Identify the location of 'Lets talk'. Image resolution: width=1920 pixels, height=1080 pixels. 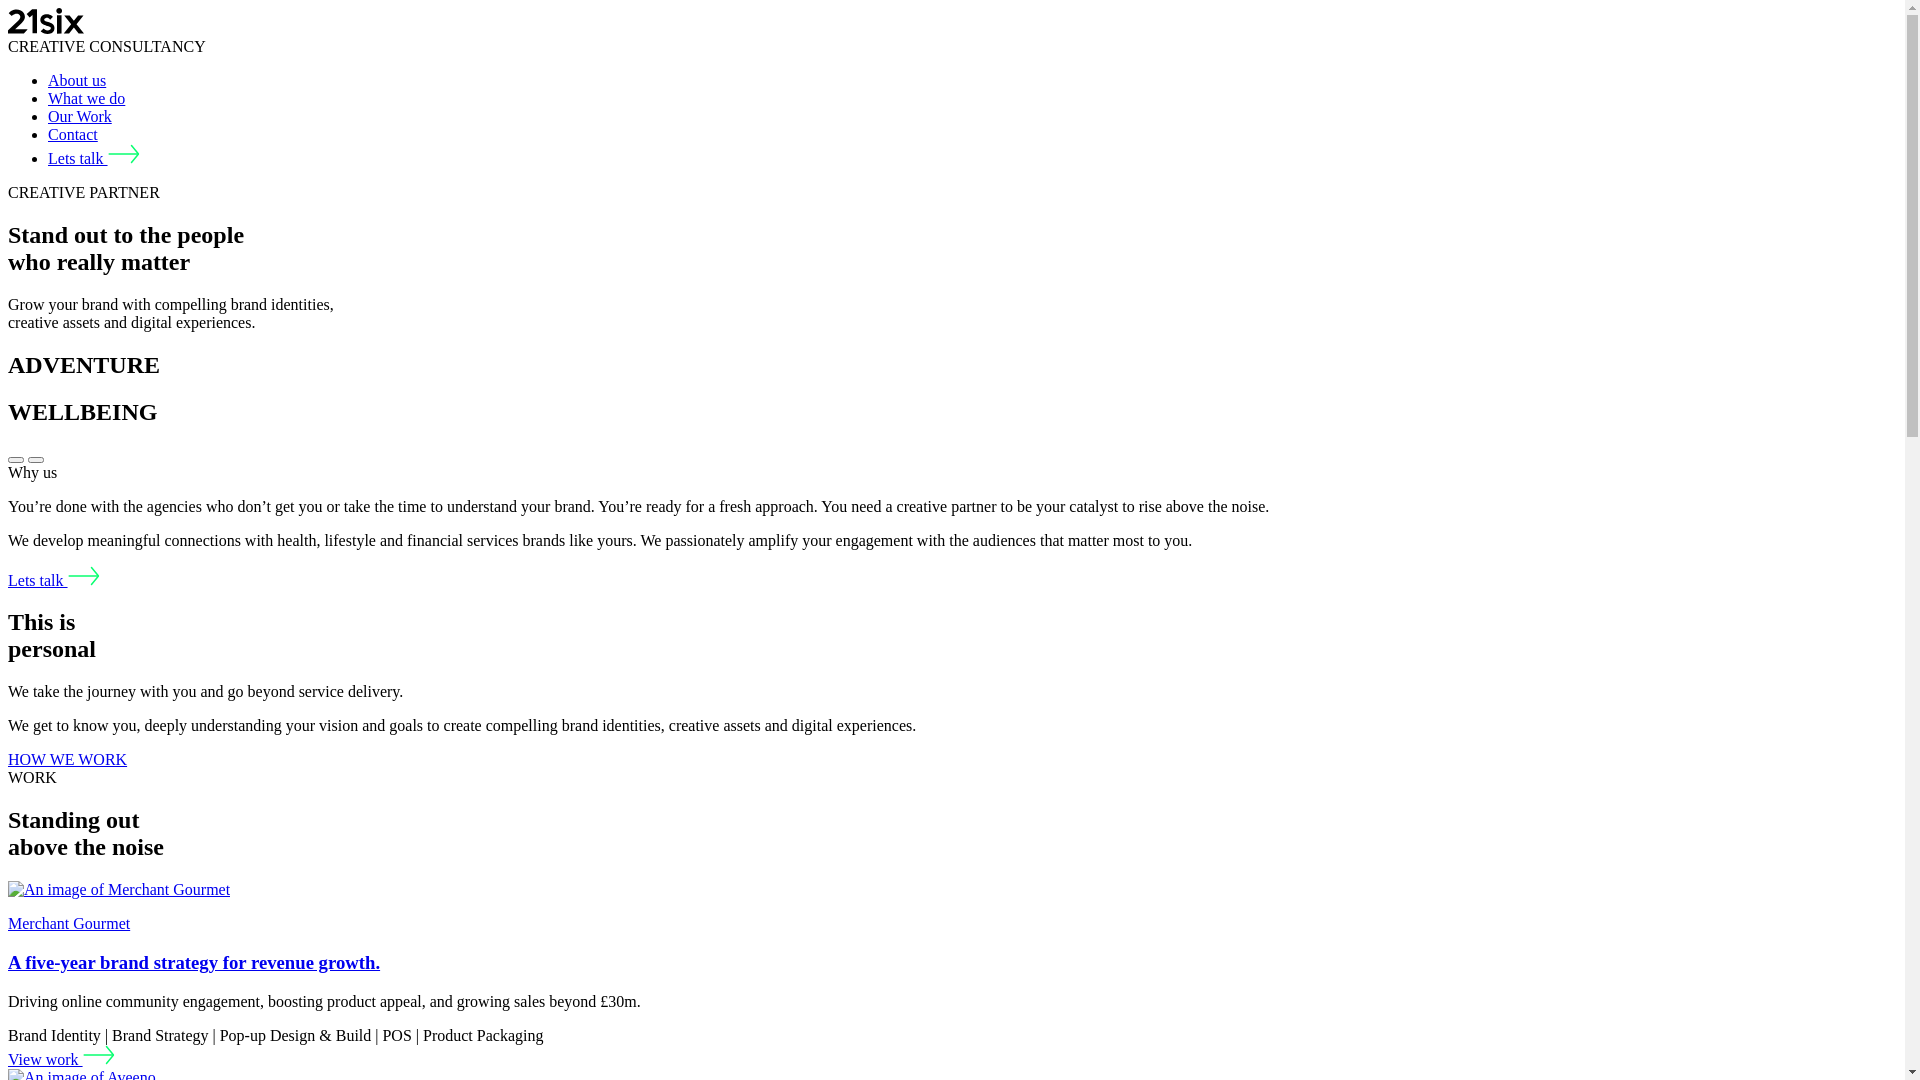
(53, 580).